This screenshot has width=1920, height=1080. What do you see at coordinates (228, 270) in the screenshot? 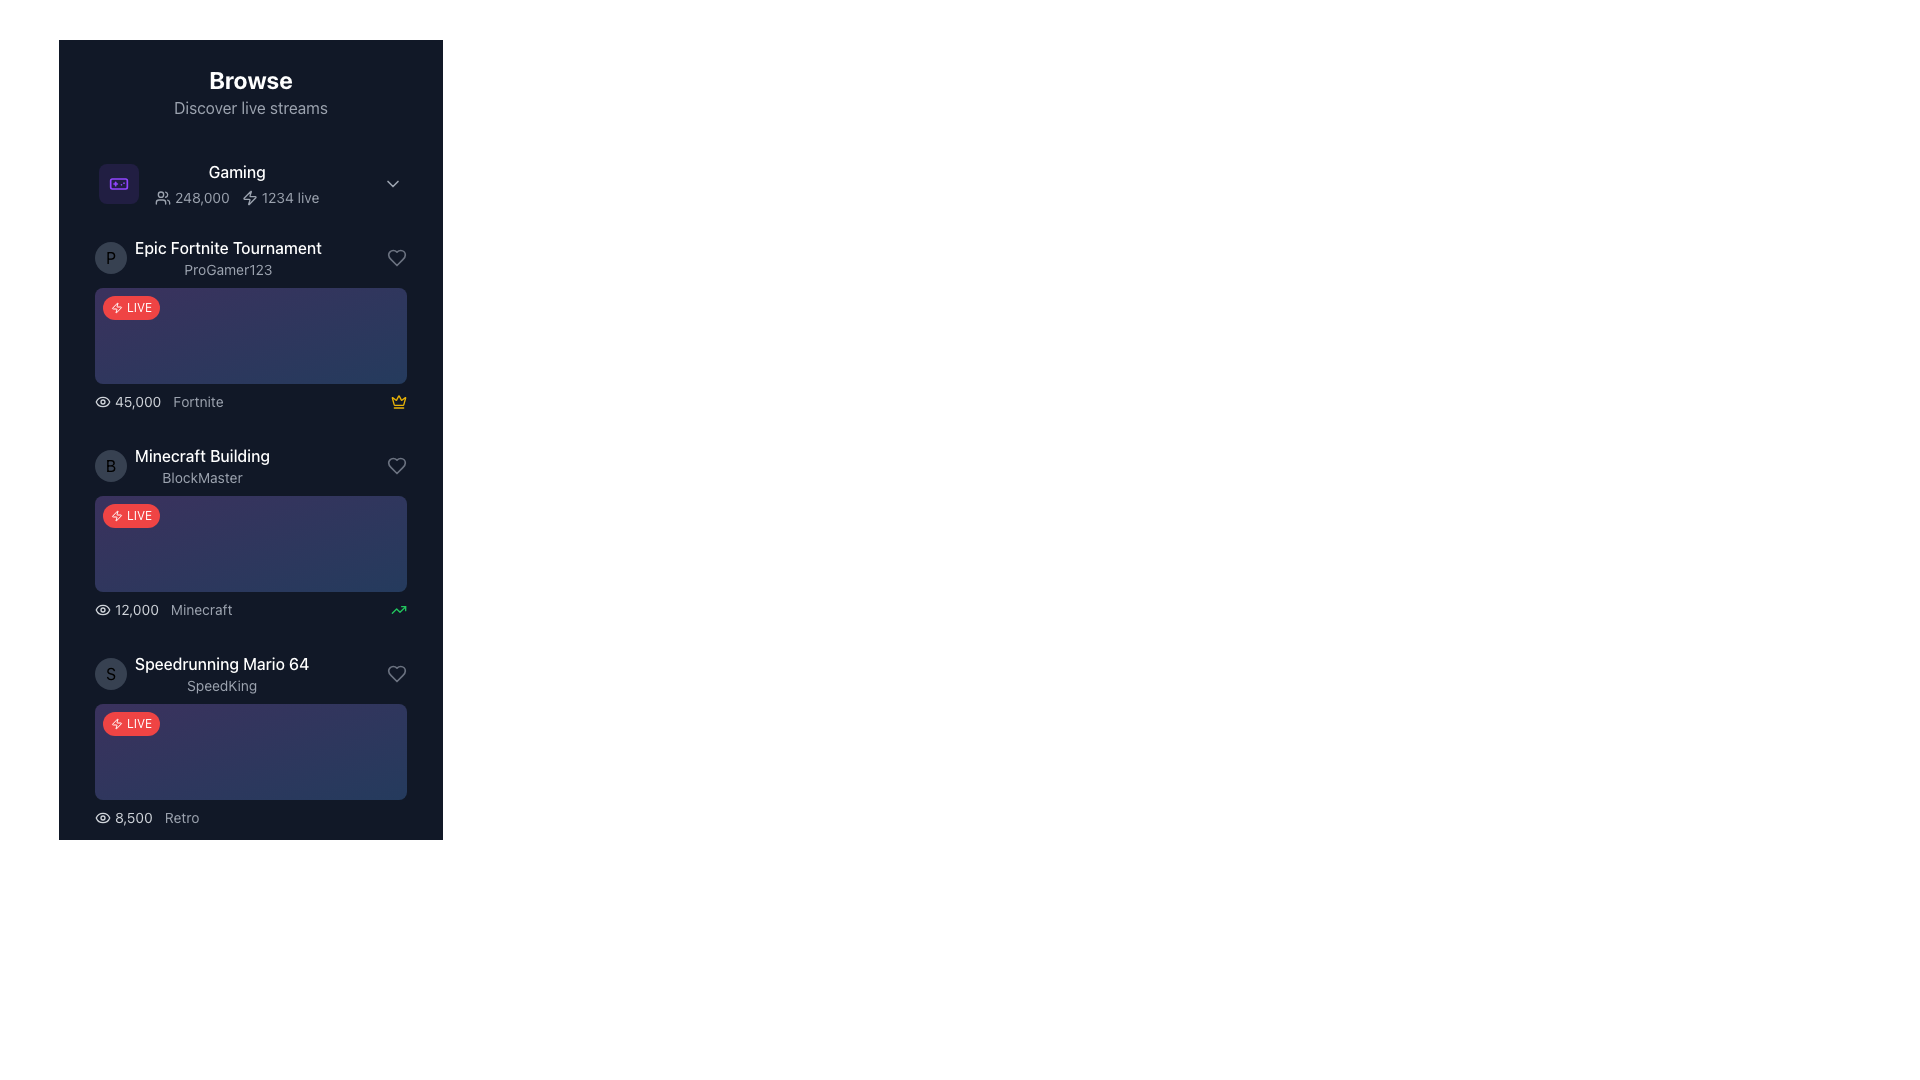
I see `the text label displaying the username 'ProGamer123', which is a small gray italicized font located below the bold white text 'Epic Fortnite Tournament'` at bounding box center [228, 270].